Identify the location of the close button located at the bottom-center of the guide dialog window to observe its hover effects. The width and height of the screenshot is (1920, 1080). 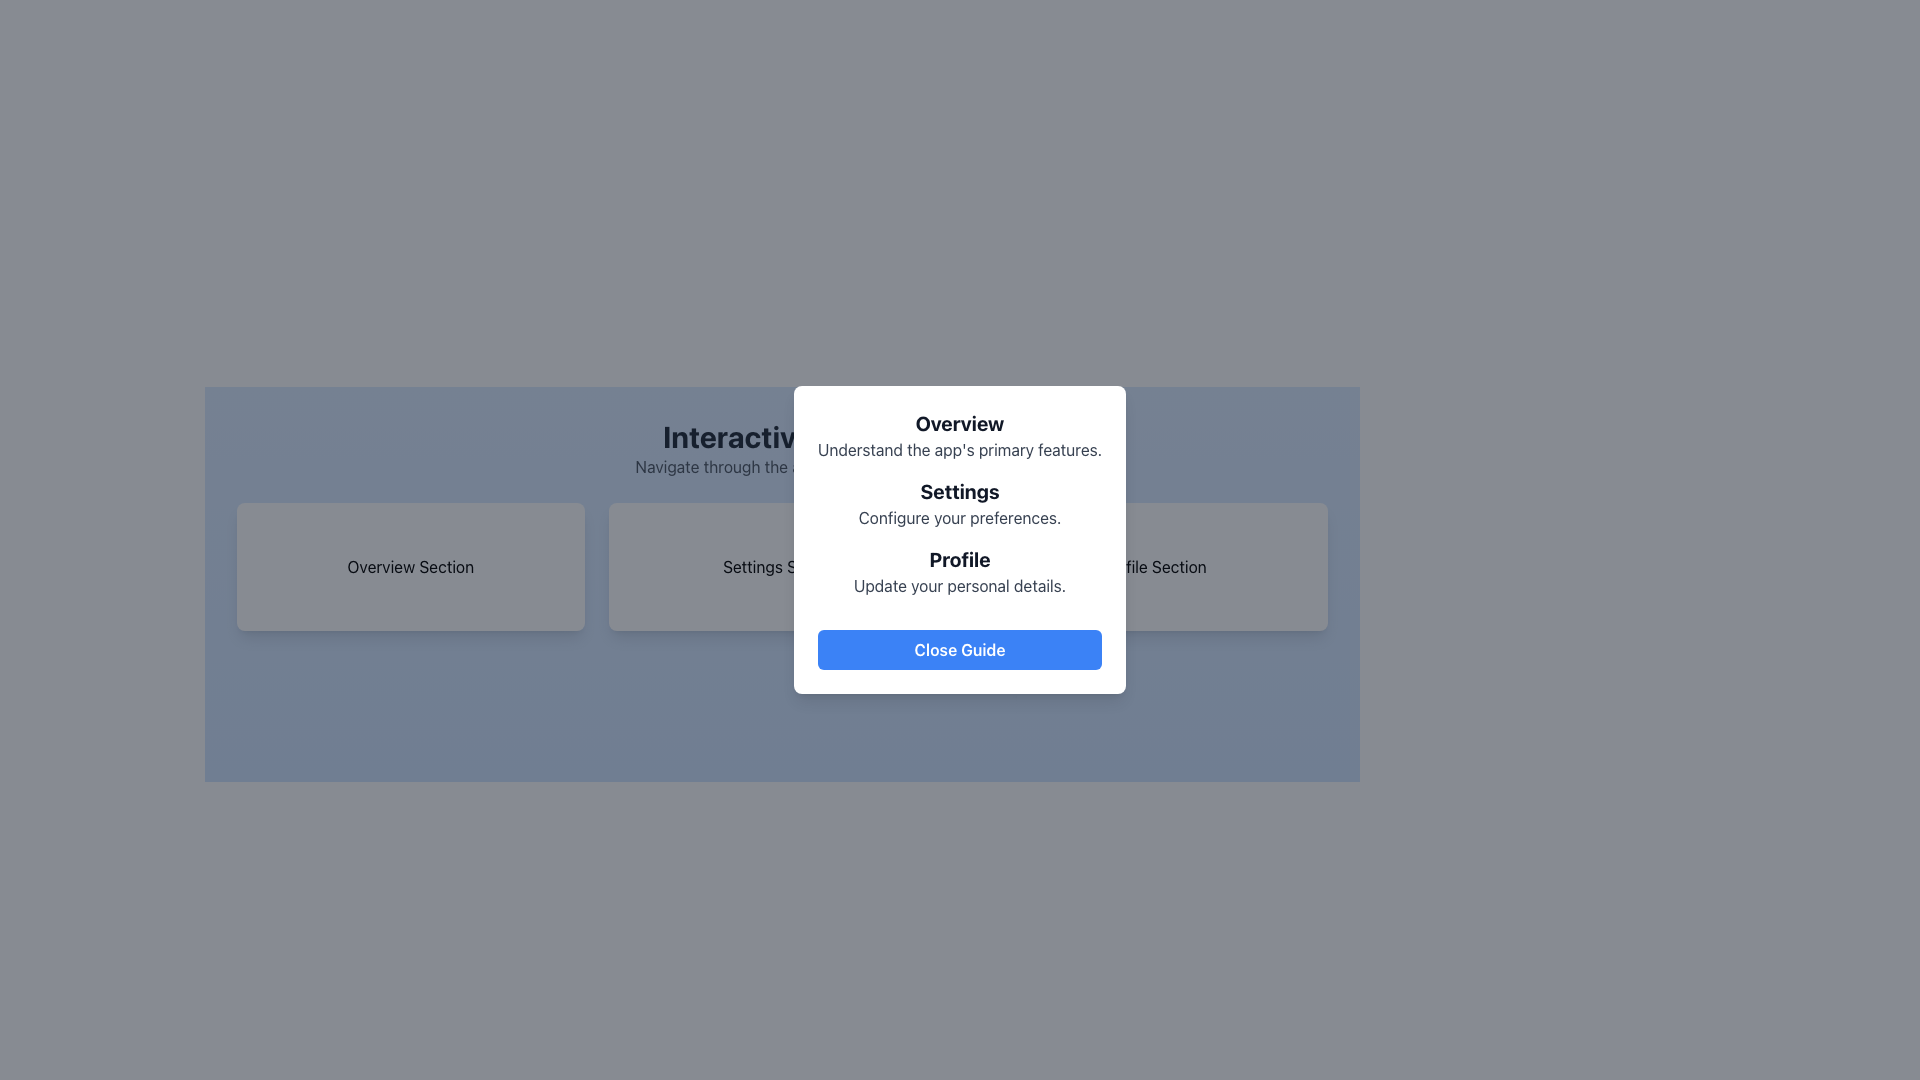
(960, 650).